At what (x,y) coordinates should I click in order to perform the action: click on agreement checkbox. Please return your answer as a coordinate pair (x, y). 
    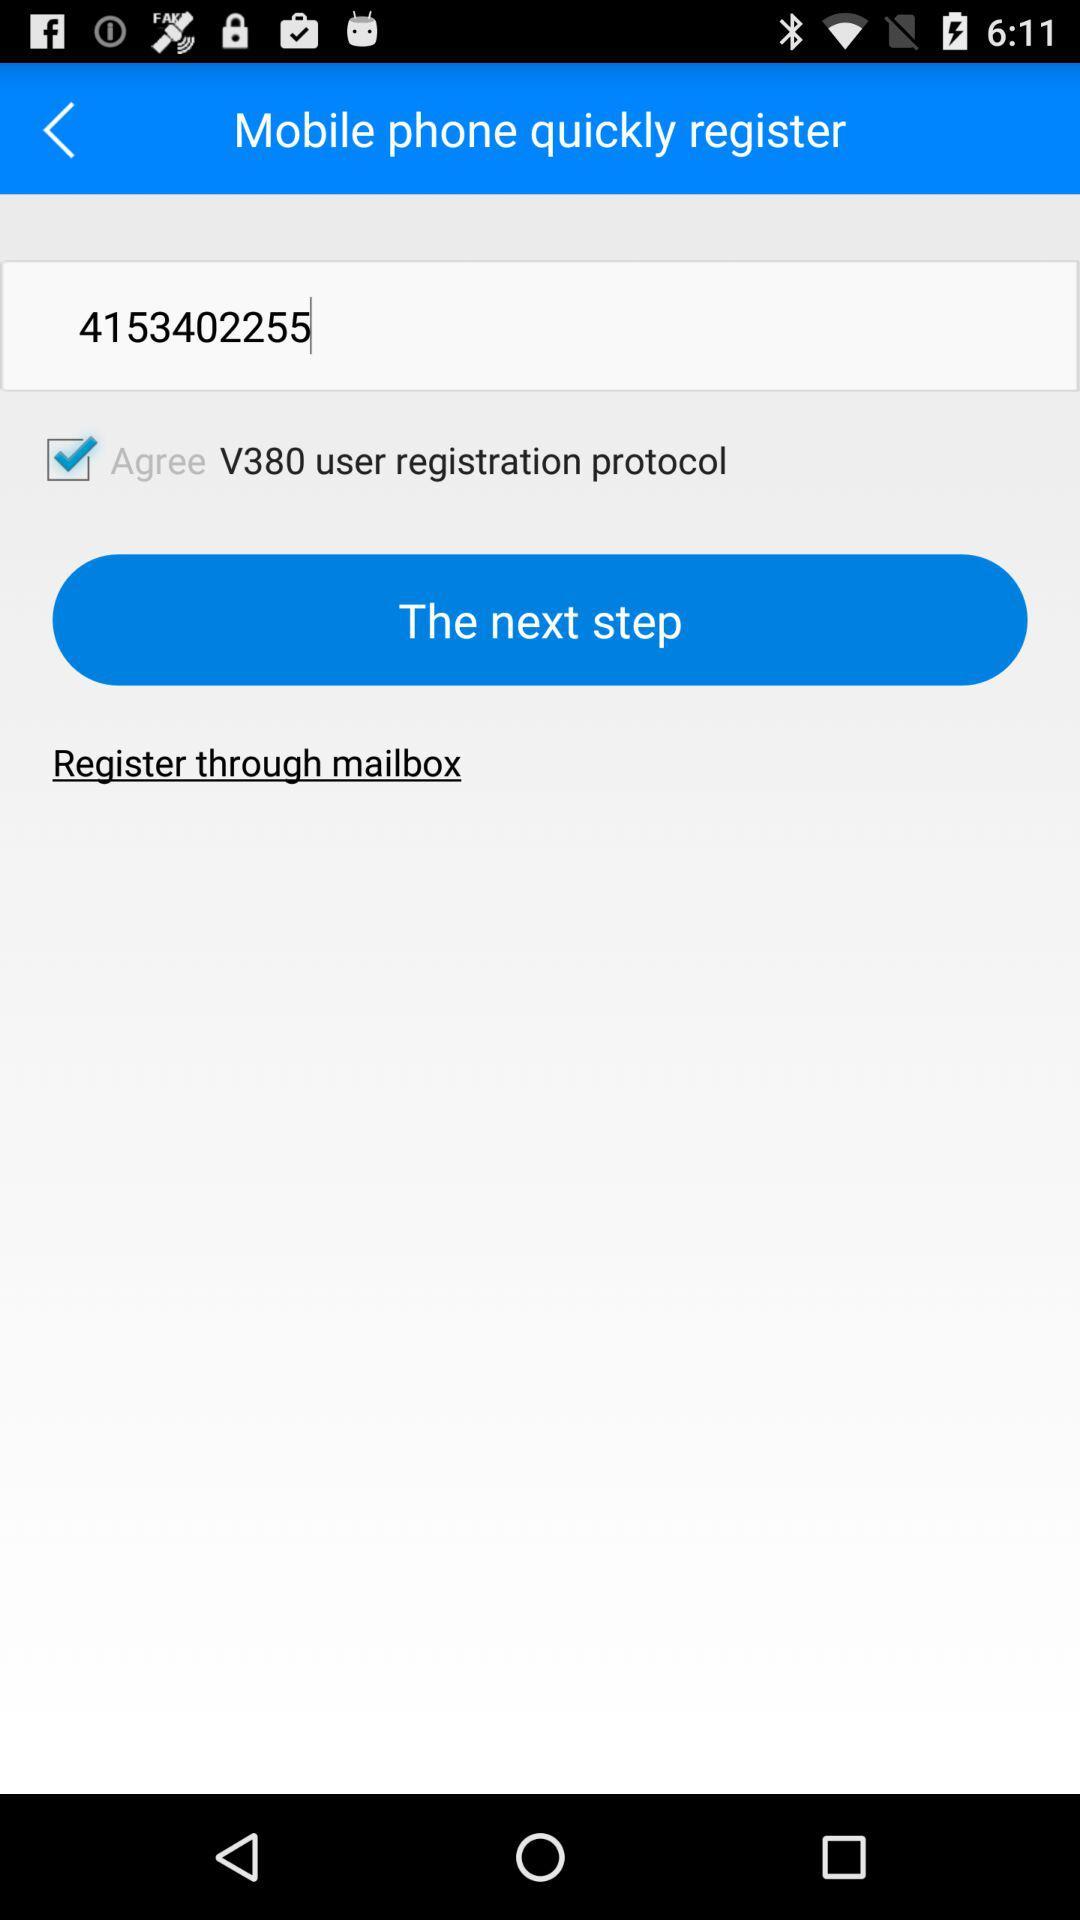
    Looking at the image, I should click on (67, 458).